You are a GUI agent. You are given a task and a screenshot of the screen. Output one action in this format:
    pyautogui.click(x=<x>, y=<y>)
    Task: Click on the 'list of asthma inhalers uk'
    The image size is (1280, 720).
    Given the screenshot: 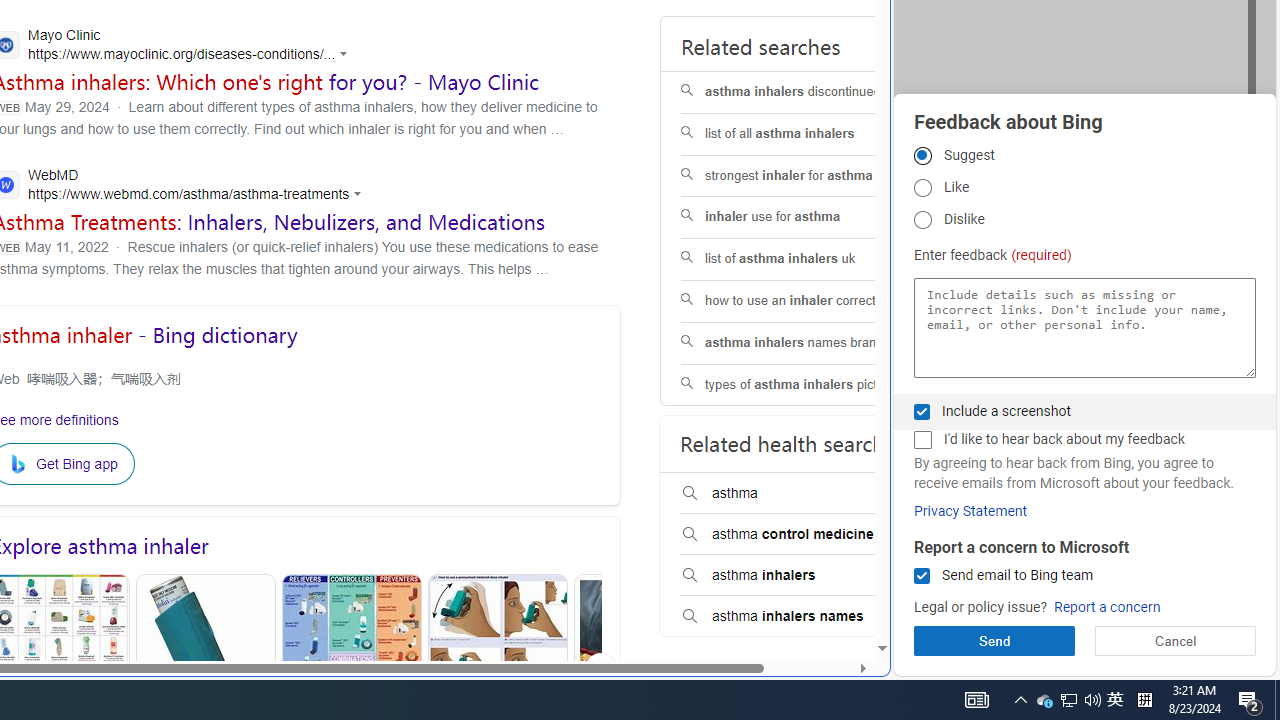 What is the action you would take?
    pyautogui.click(x=807, y=258)
    